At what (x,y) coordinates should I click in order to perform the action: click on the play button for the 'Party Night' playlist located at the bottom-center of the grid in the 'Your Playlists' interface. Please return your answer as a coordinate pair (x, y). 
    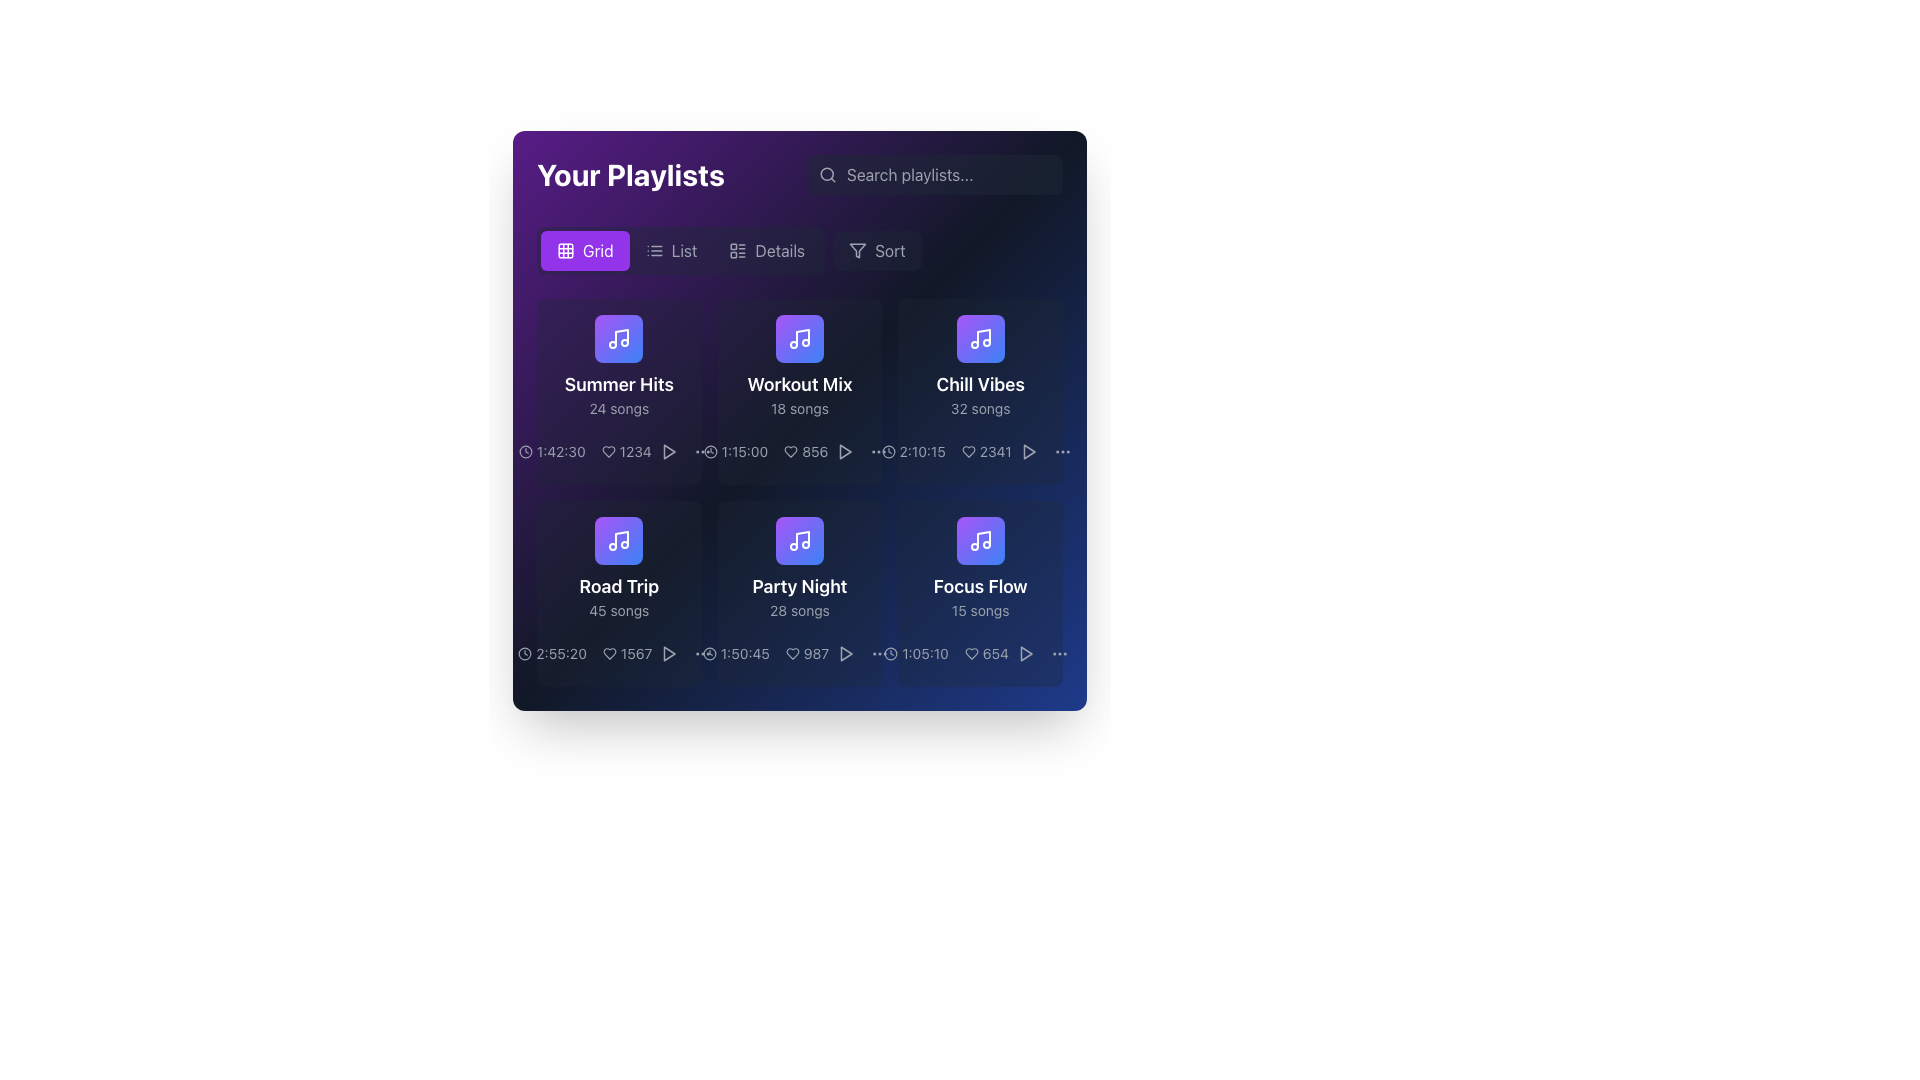
    Looking at the image, I should click on (846, 654).